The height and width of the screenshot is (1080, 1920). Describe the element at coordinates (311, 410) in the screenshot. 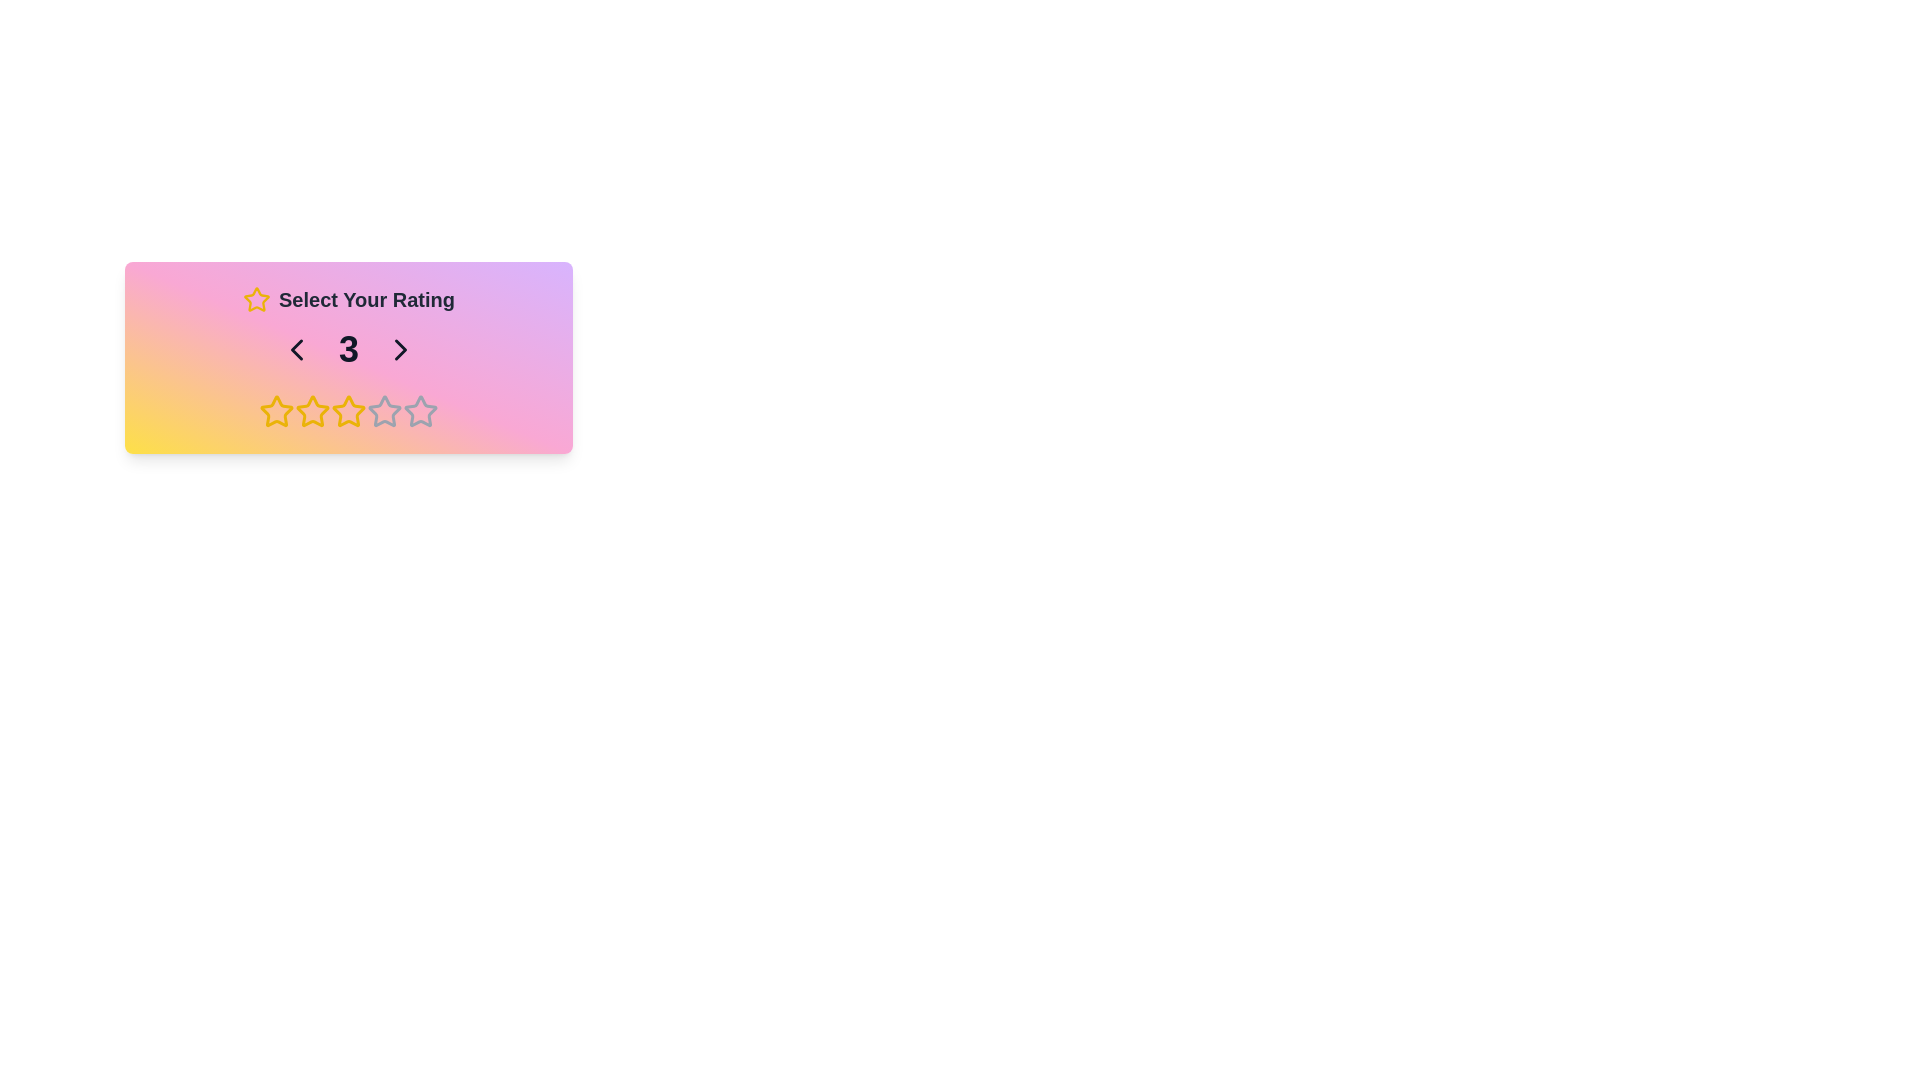

I see `the third star icon in the rating feature` at that location.